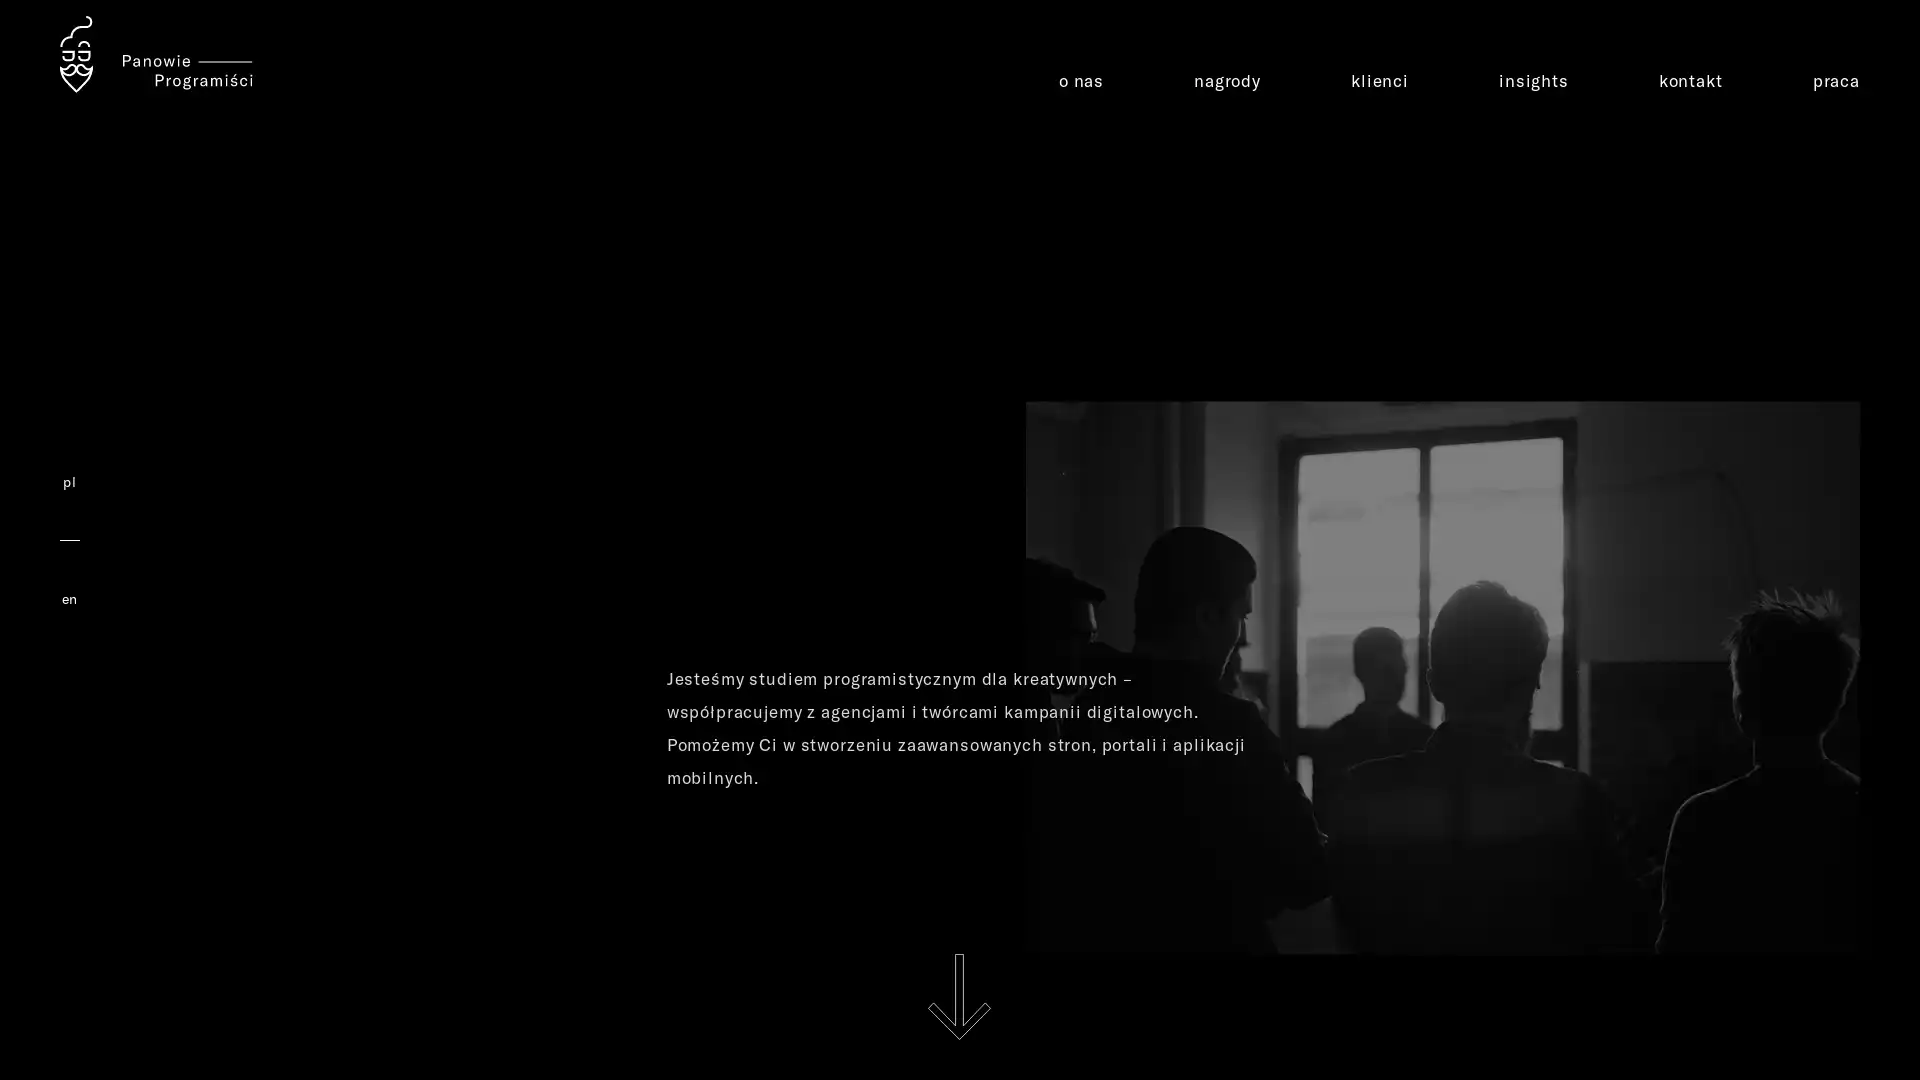 The height and width of the screenshot is (1080, 1920). What do you see at coordinates (958, 996) in the screenshot?
I see `Przeskroluj` at bounding box center [958, 996].